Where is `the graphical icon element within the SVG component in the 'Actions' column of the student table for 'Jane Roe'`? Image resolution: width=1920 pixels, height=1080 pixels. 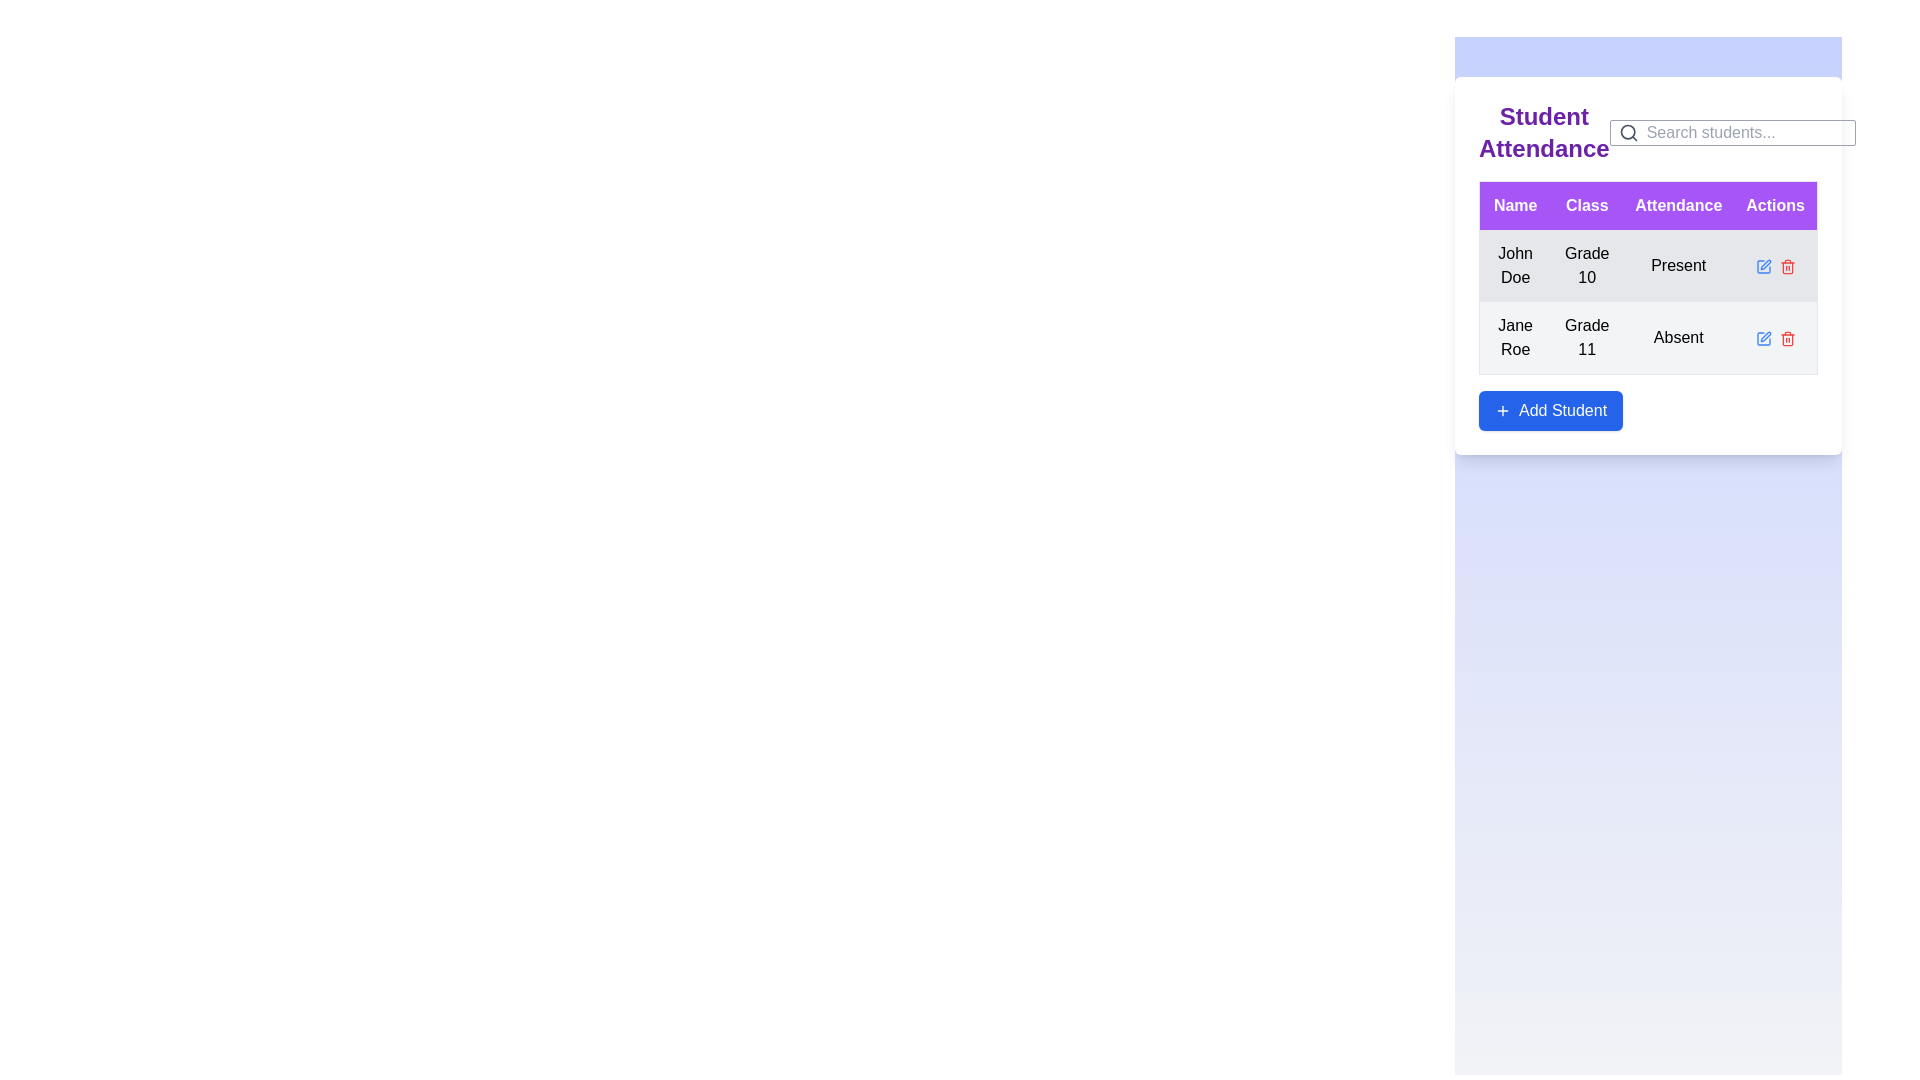 the graphical icon element within the SVG component in the 'Actions' column of the student table for 'Jane Roe' is located at coordinates (1763, 337).